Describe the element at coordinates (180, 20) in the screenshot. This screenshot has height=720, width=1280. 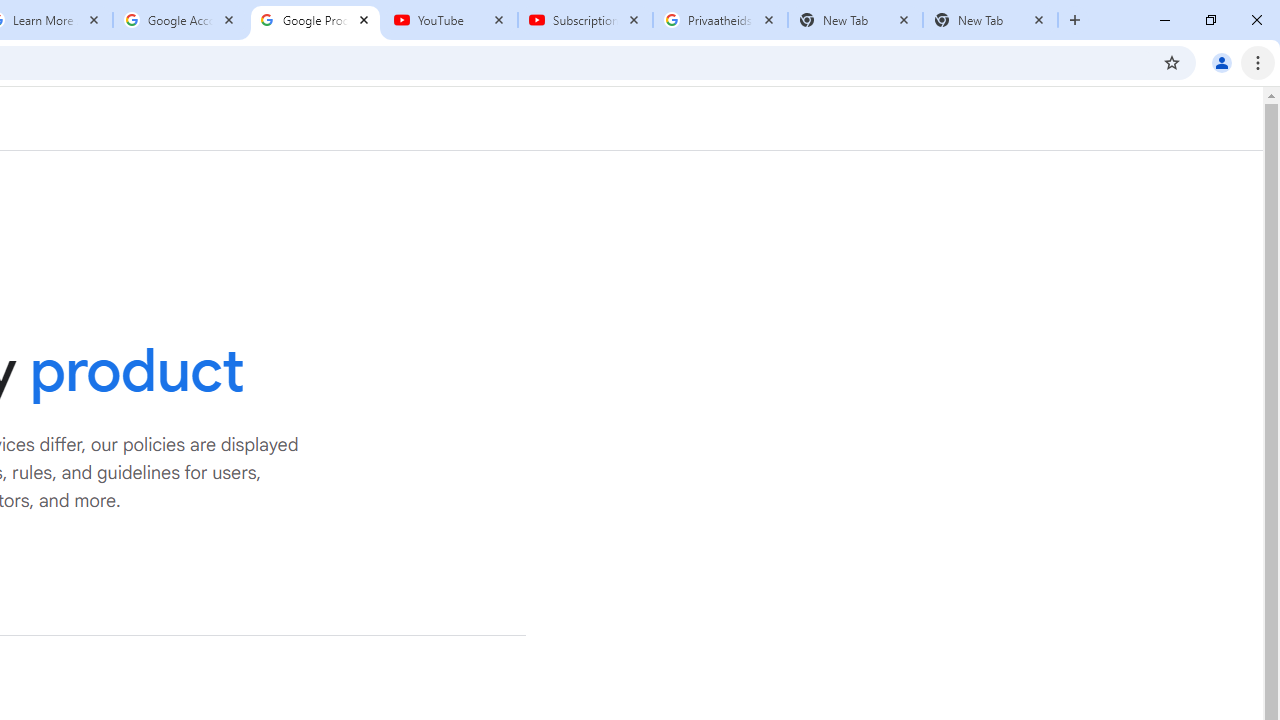
I see `'Google Account'` at that location.